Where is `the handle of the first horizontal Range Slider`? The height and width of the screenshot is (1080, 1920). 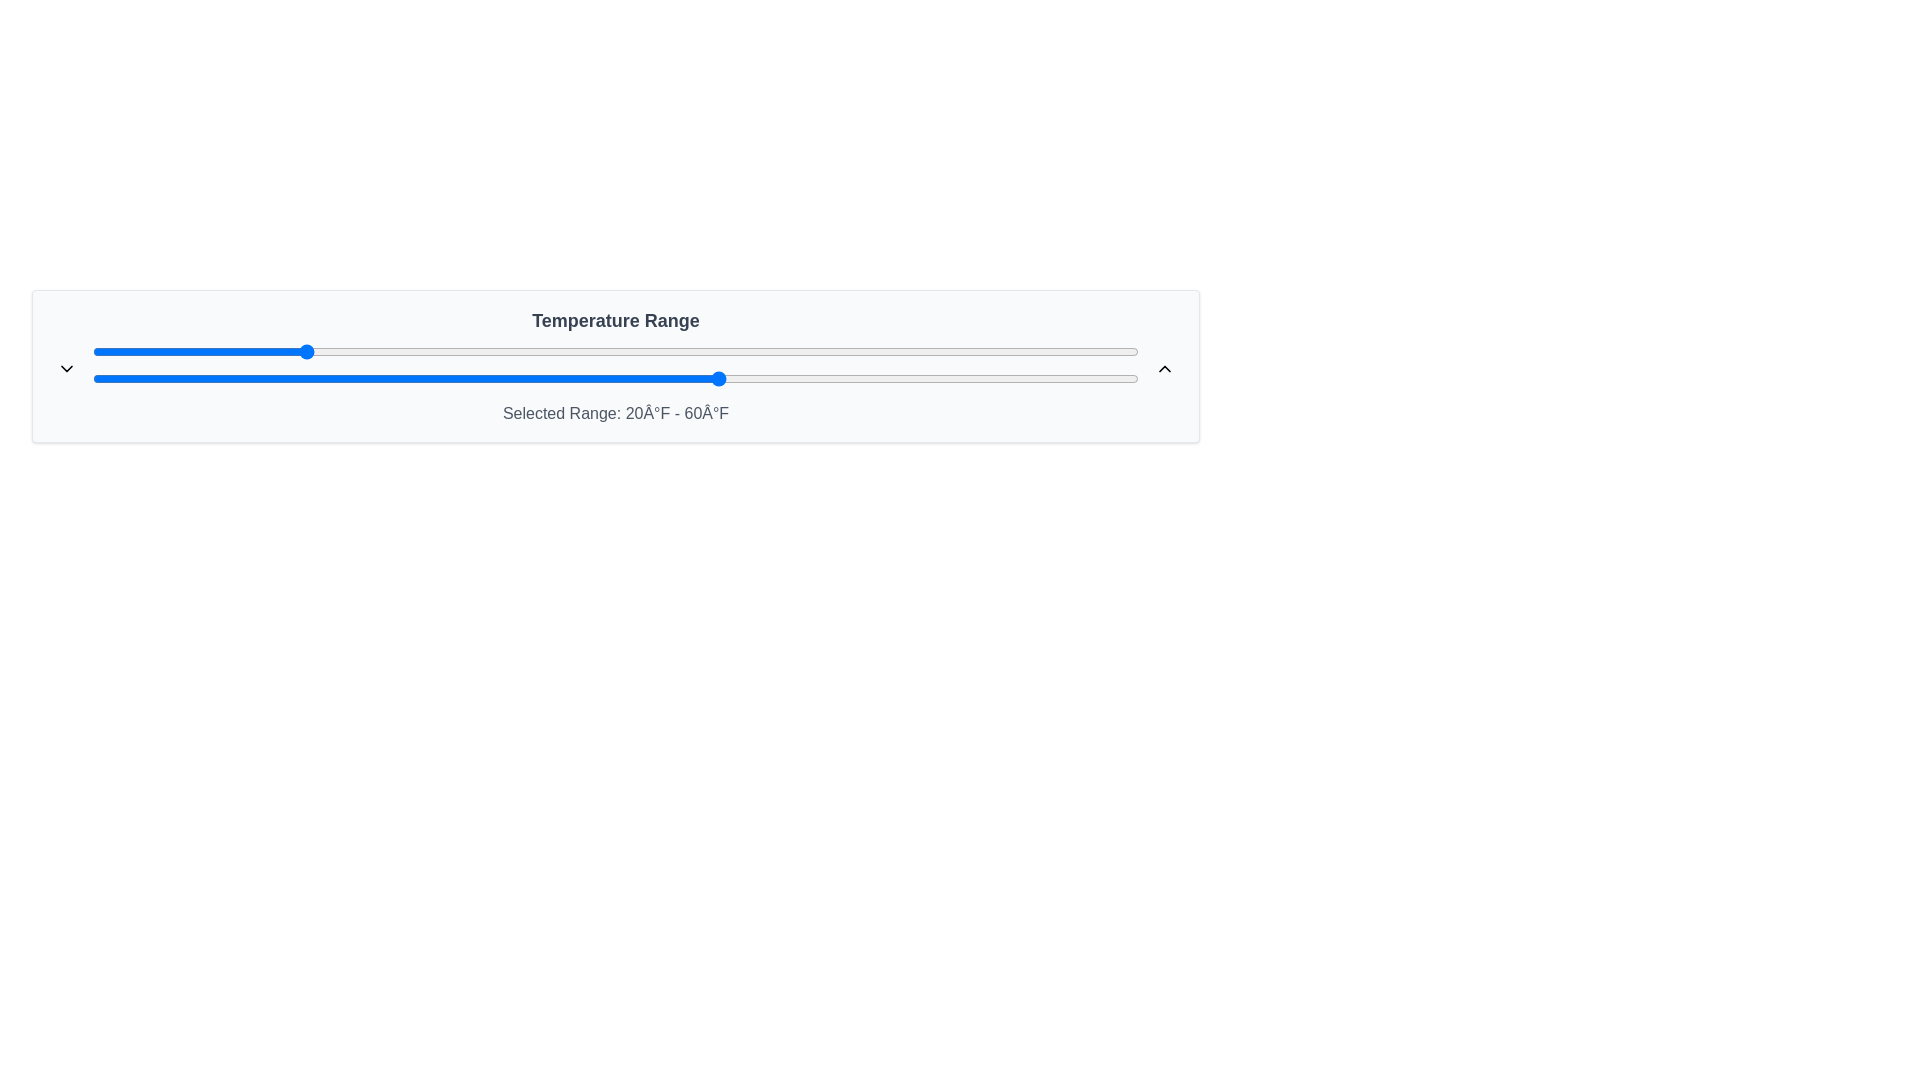 the handle of the first horizontal Range Slider is located at coordinates (614, 350).